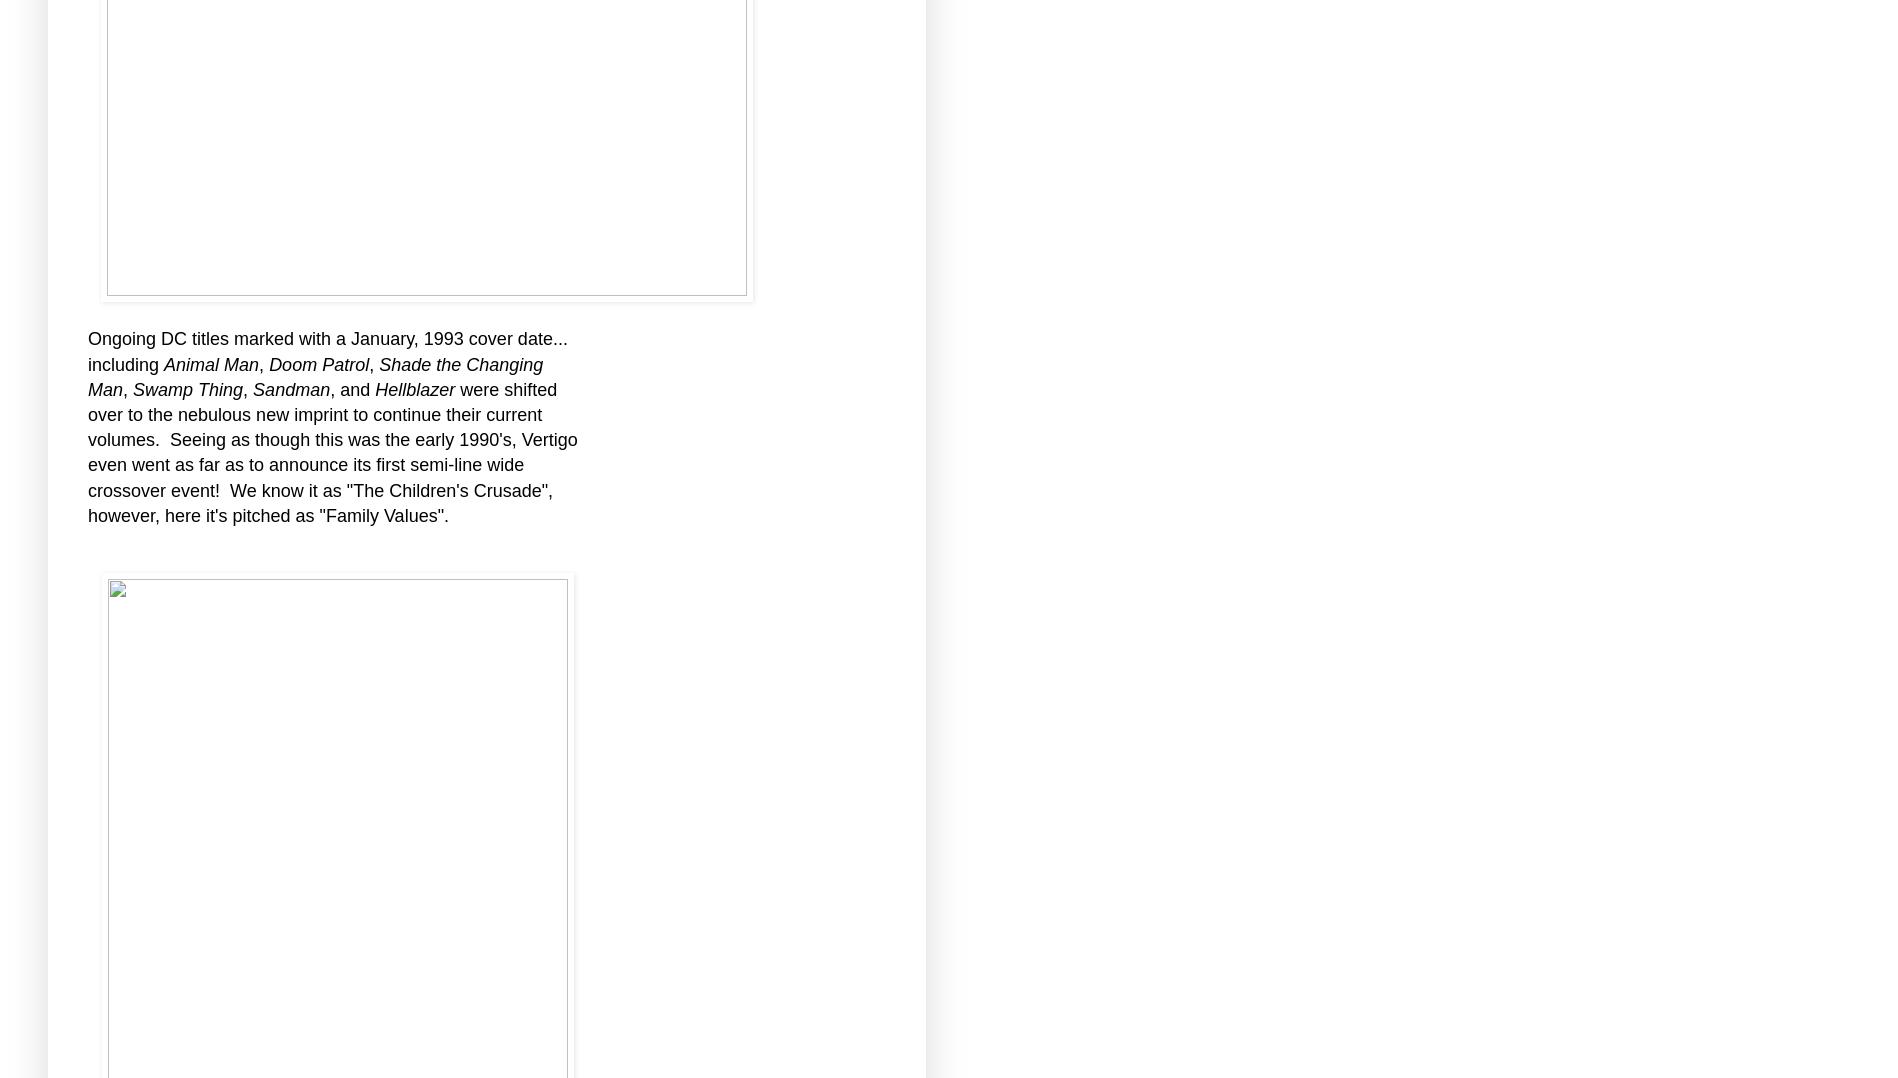 Image resolution: width=1898 pixels, height=1078 pixels. What do you see at coordinates (187, 388) in the screenshot?
I see `'Swamp Thing'` at bounding box center [187, 388].